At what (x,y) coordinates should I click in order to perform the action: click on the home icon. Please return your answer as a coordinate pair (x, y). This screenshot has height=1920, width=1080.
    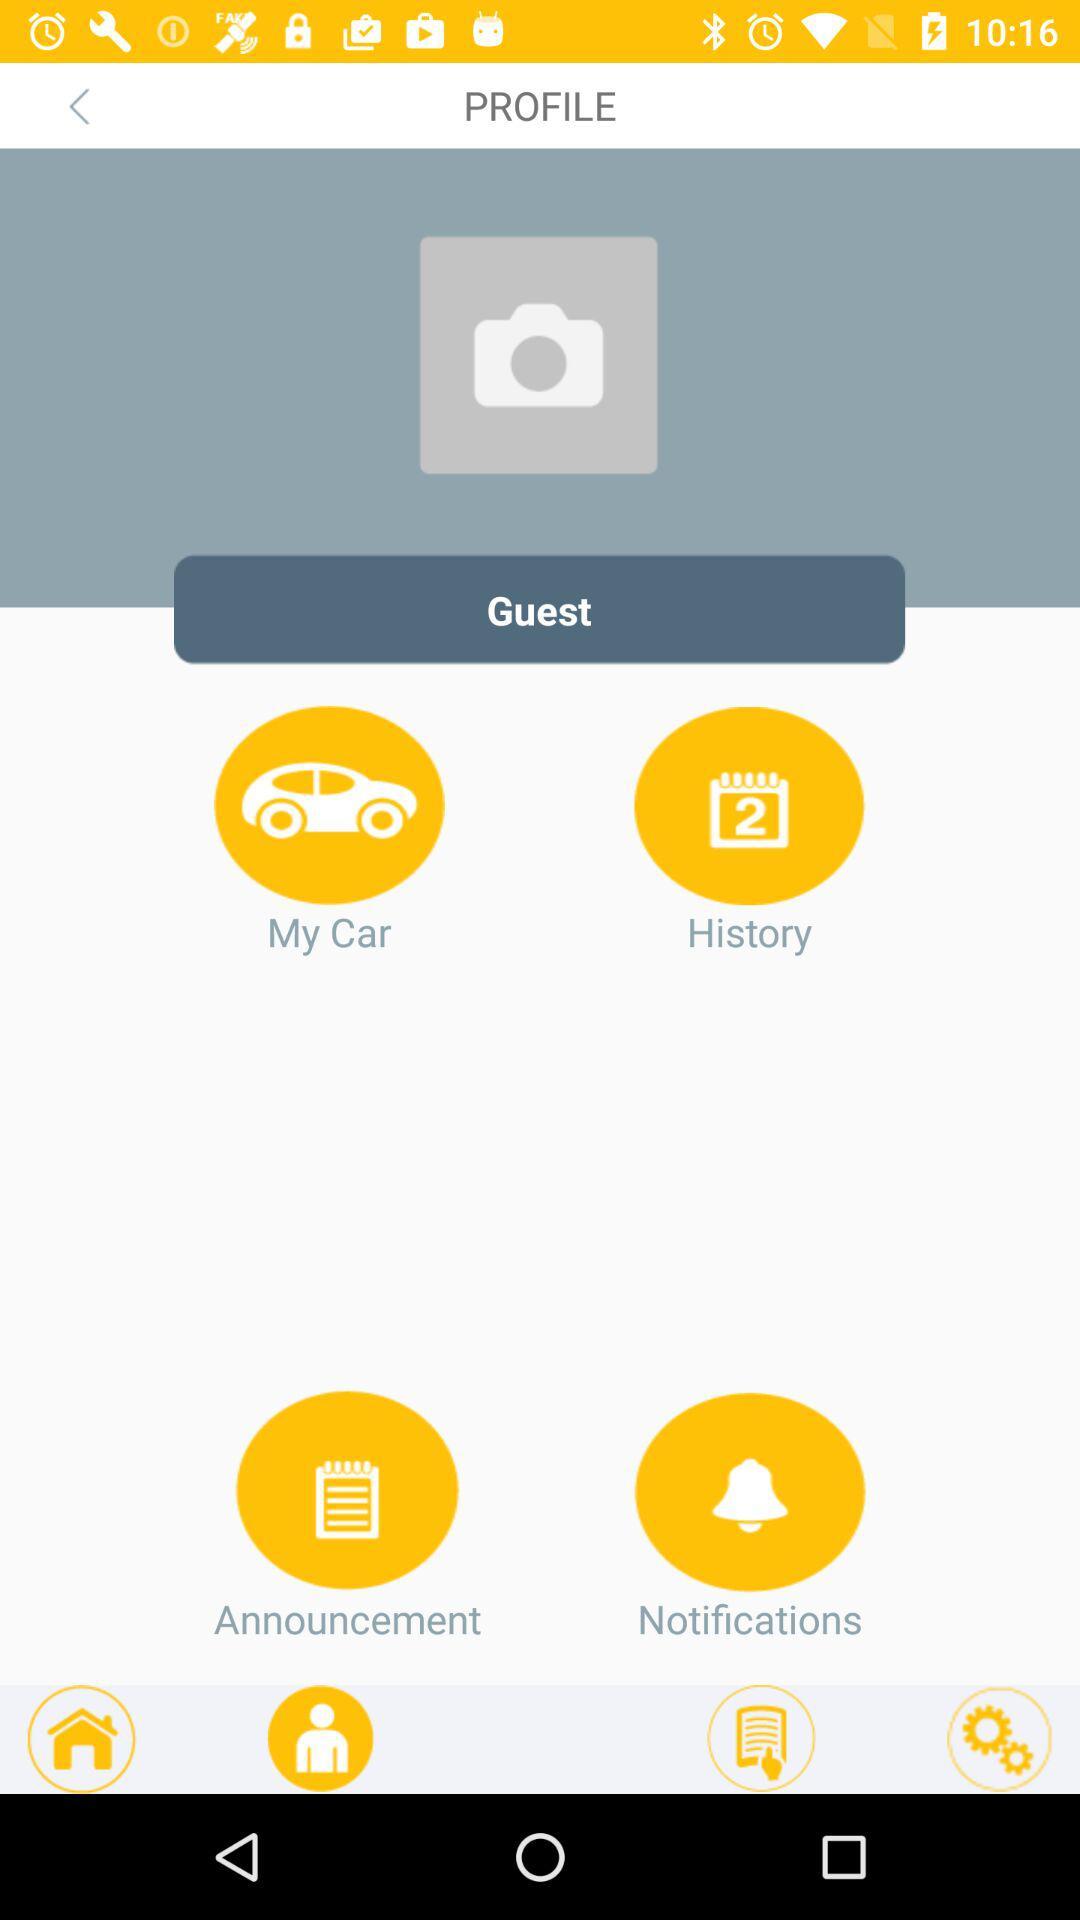
    Looking at the image, I should click on (80, 1738).